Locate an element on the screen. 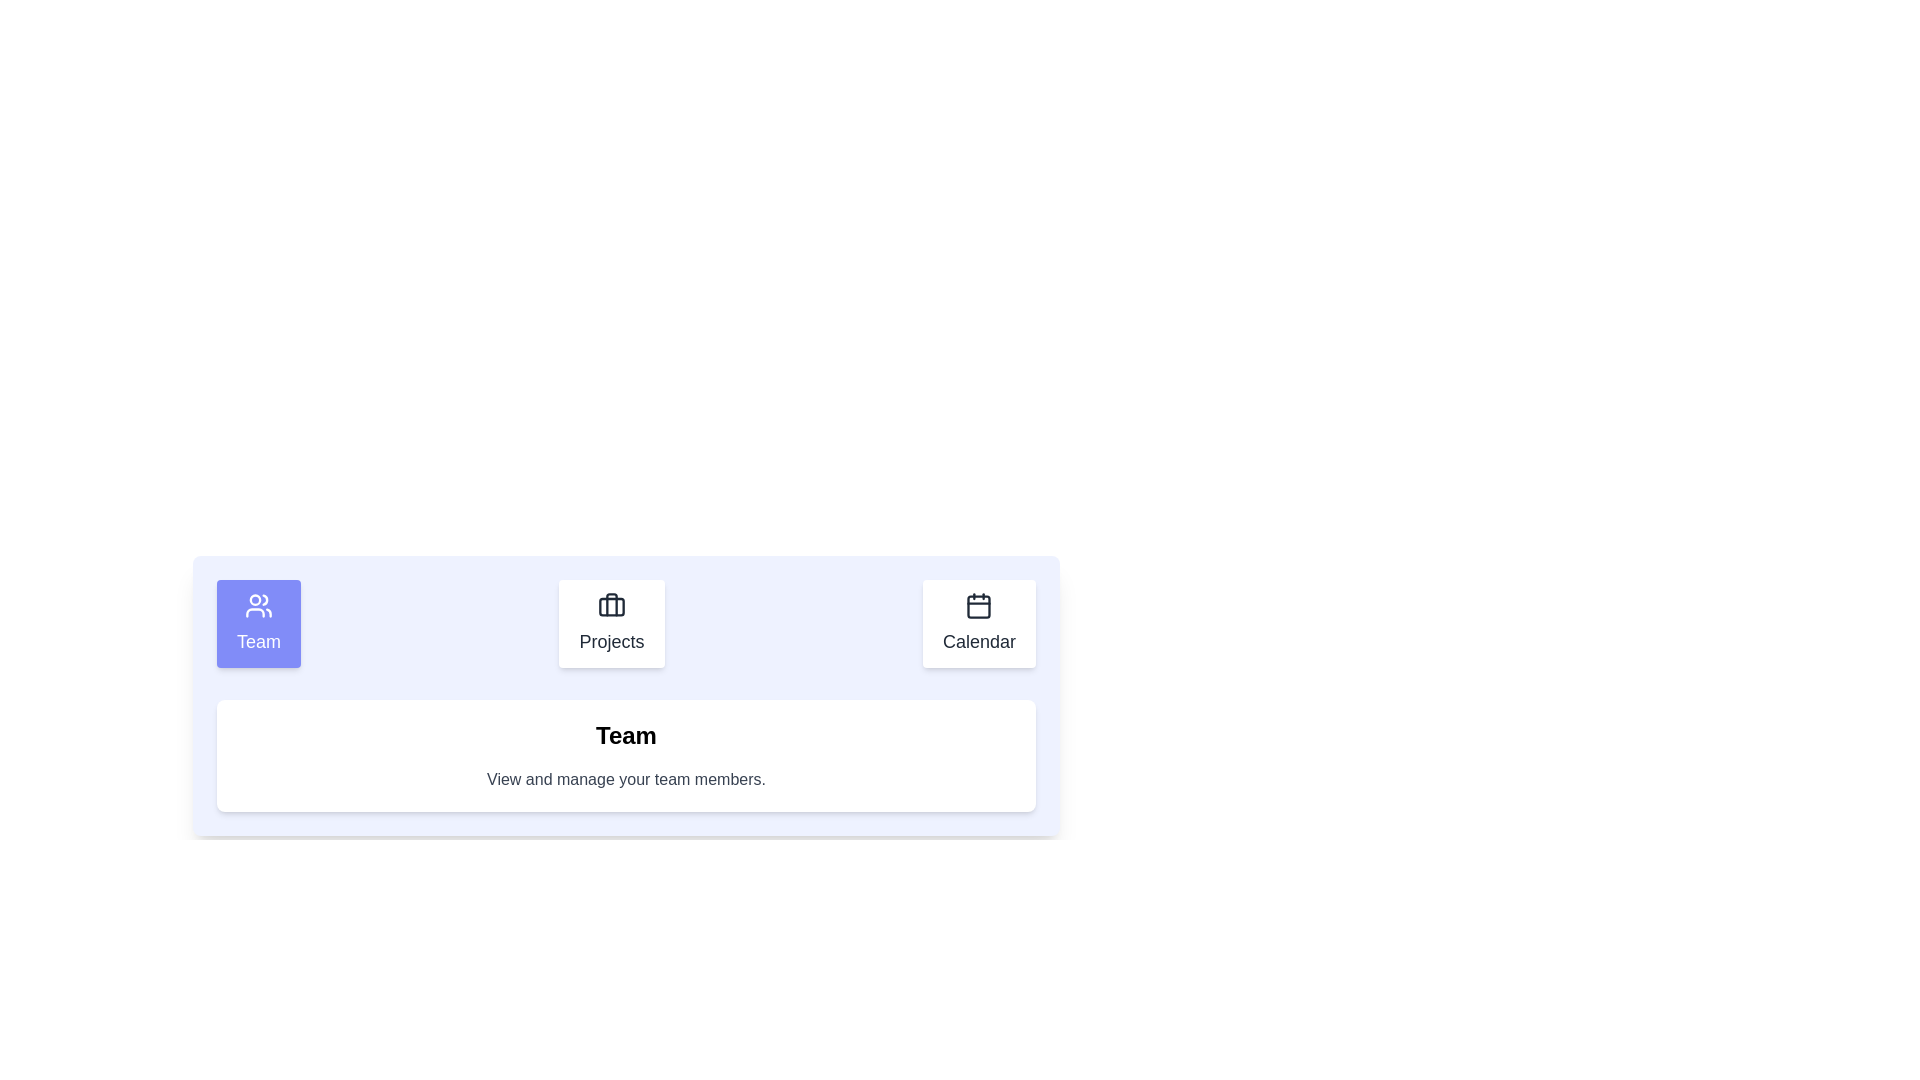  the Projects tab to switch to its view is located at coordinates (609, 623).